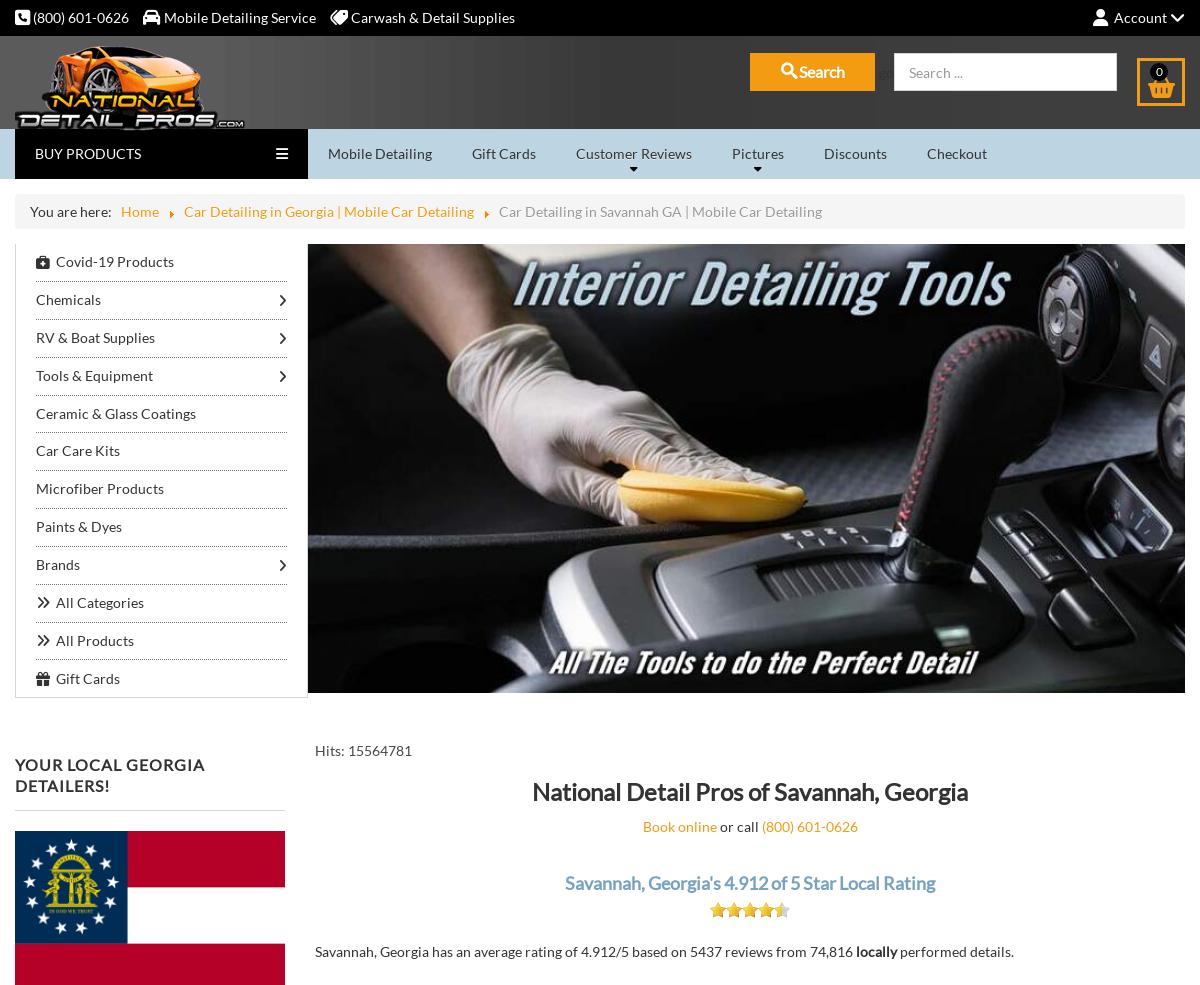 Image resolution: width=1200 pixels, height=985 pixels. Describe the element at coordinates (957, 152) in the screenshot. I see `'Checkout'` at that location.